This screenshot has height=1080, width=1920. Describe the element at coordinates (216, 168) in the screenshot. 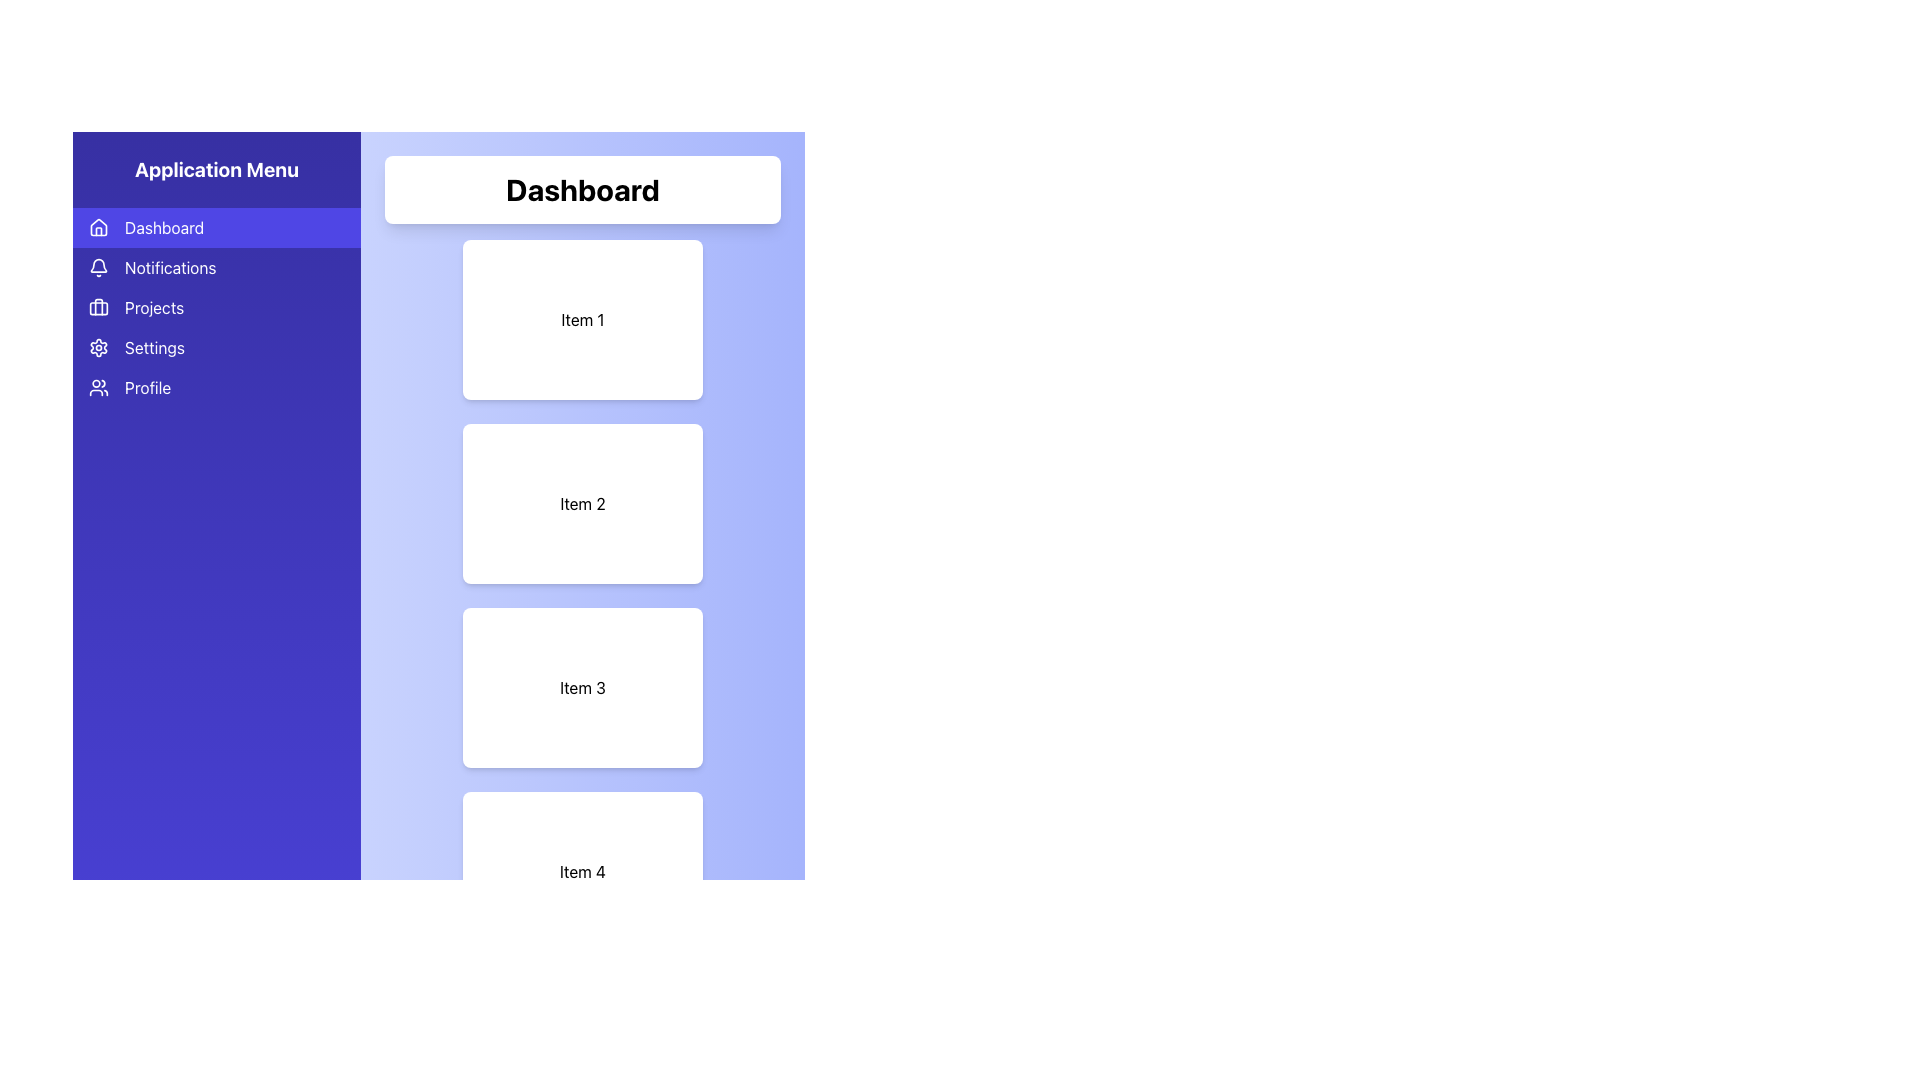

I see `the Text Display element at the top of the vertical sidebar menu that indicates the application menu's purpose` at that location.